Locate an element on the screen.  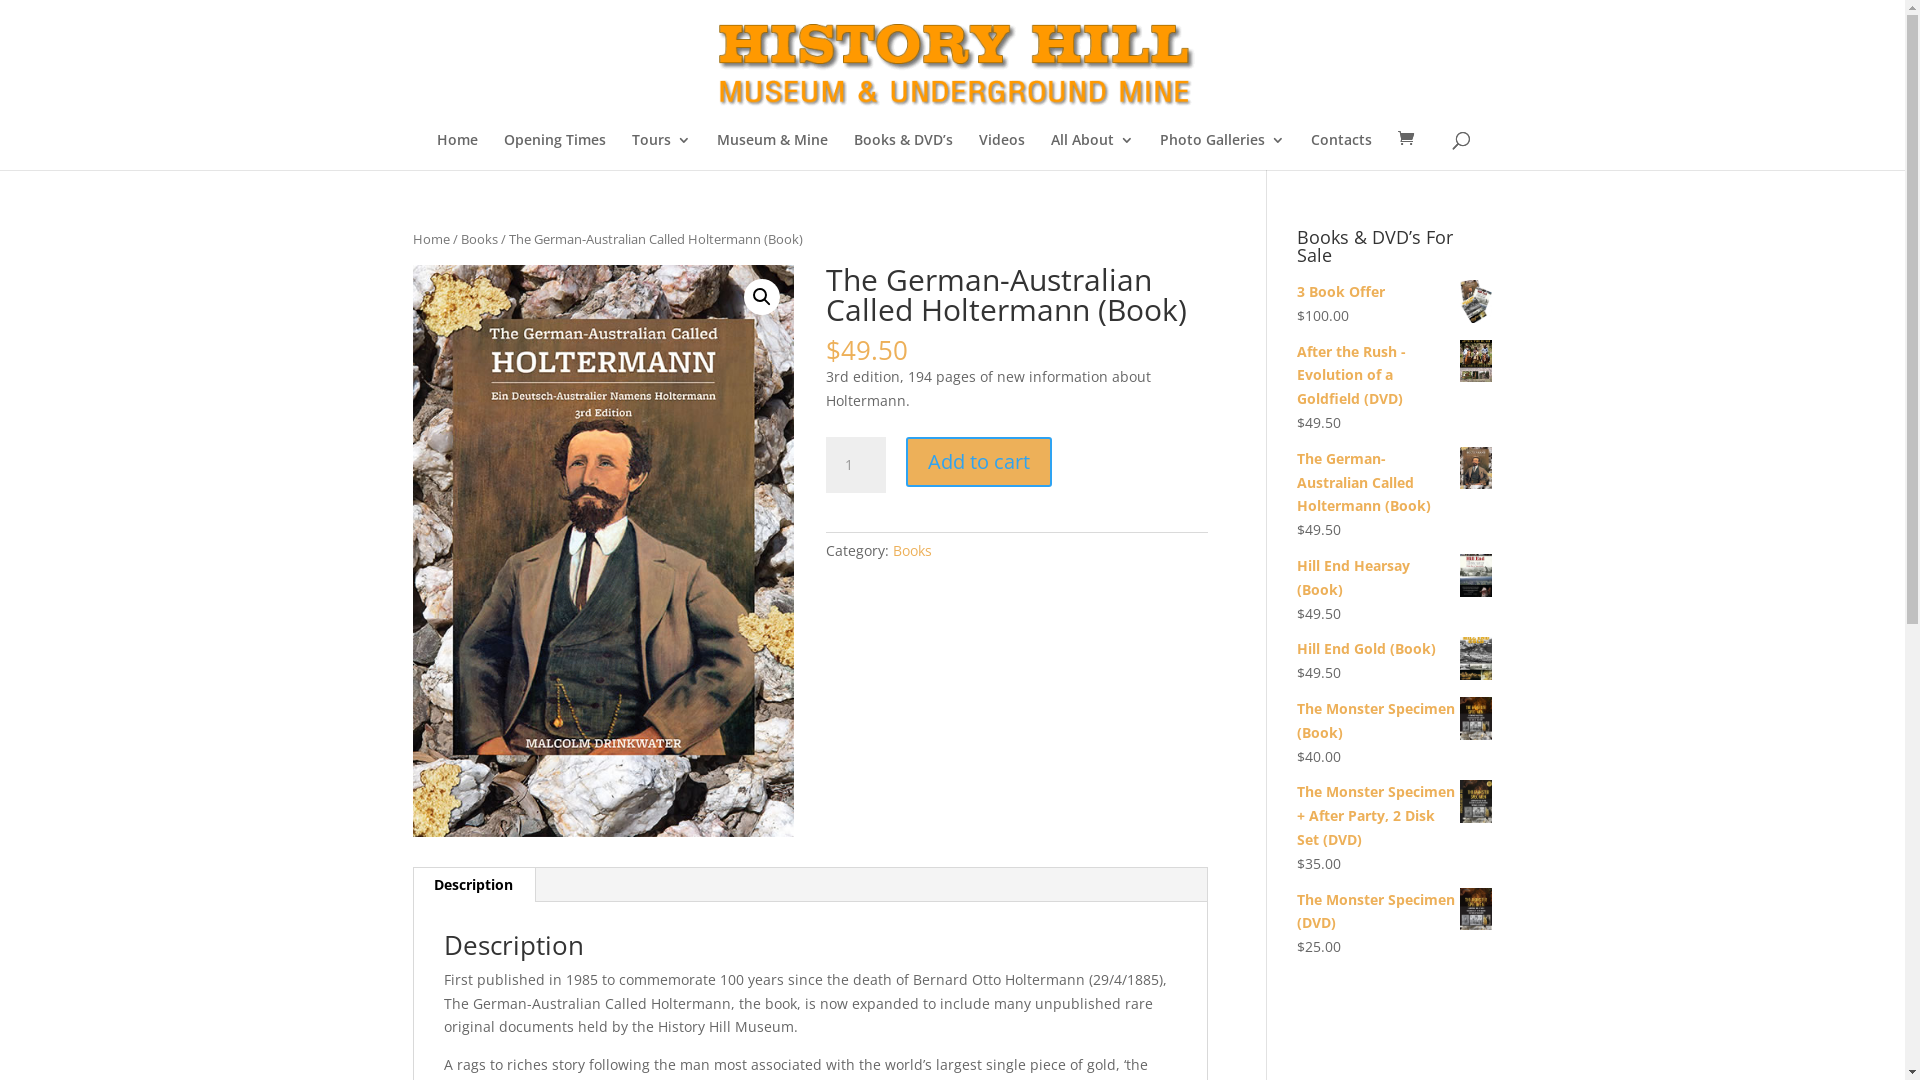
'Tours' is located at coordinates (661, 150).